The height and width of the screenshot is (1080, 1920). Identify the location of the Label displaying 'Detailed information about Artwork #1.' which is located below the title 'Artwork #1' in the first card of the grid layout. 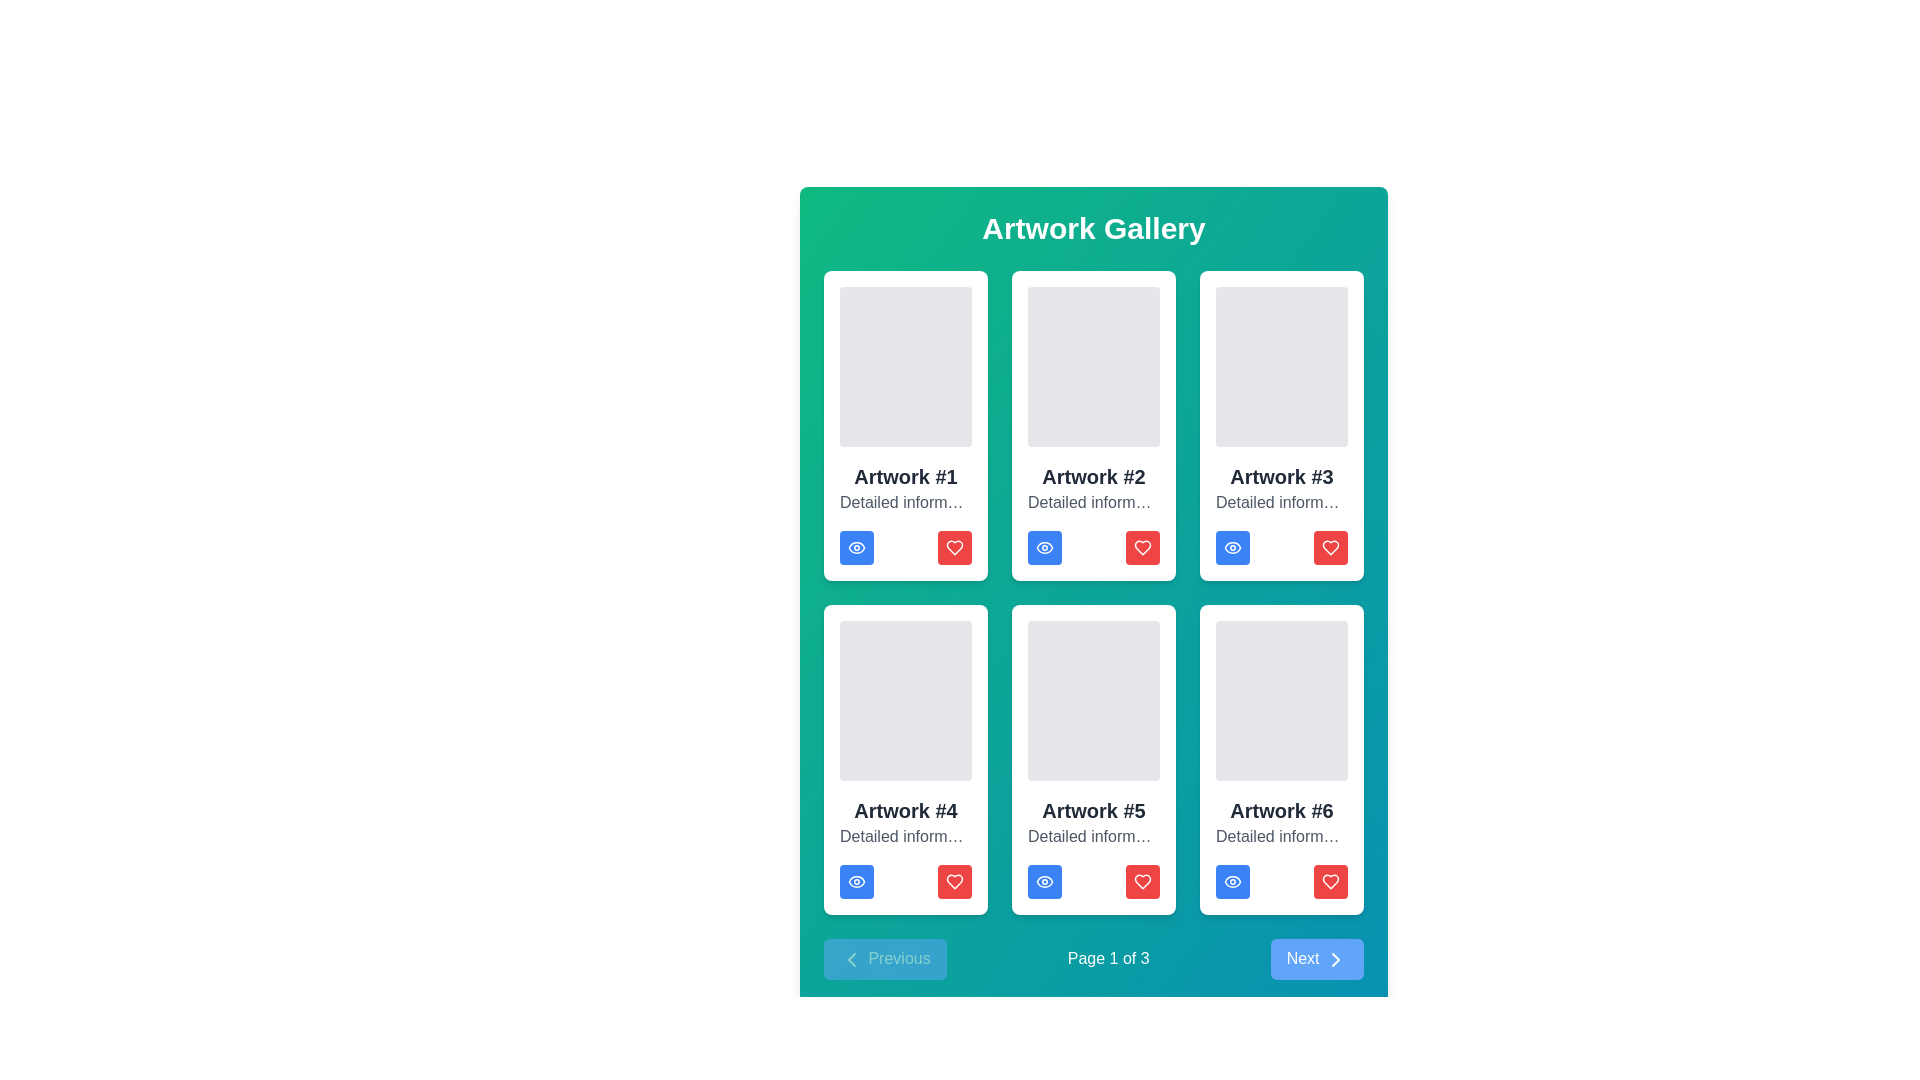
(905, 501).